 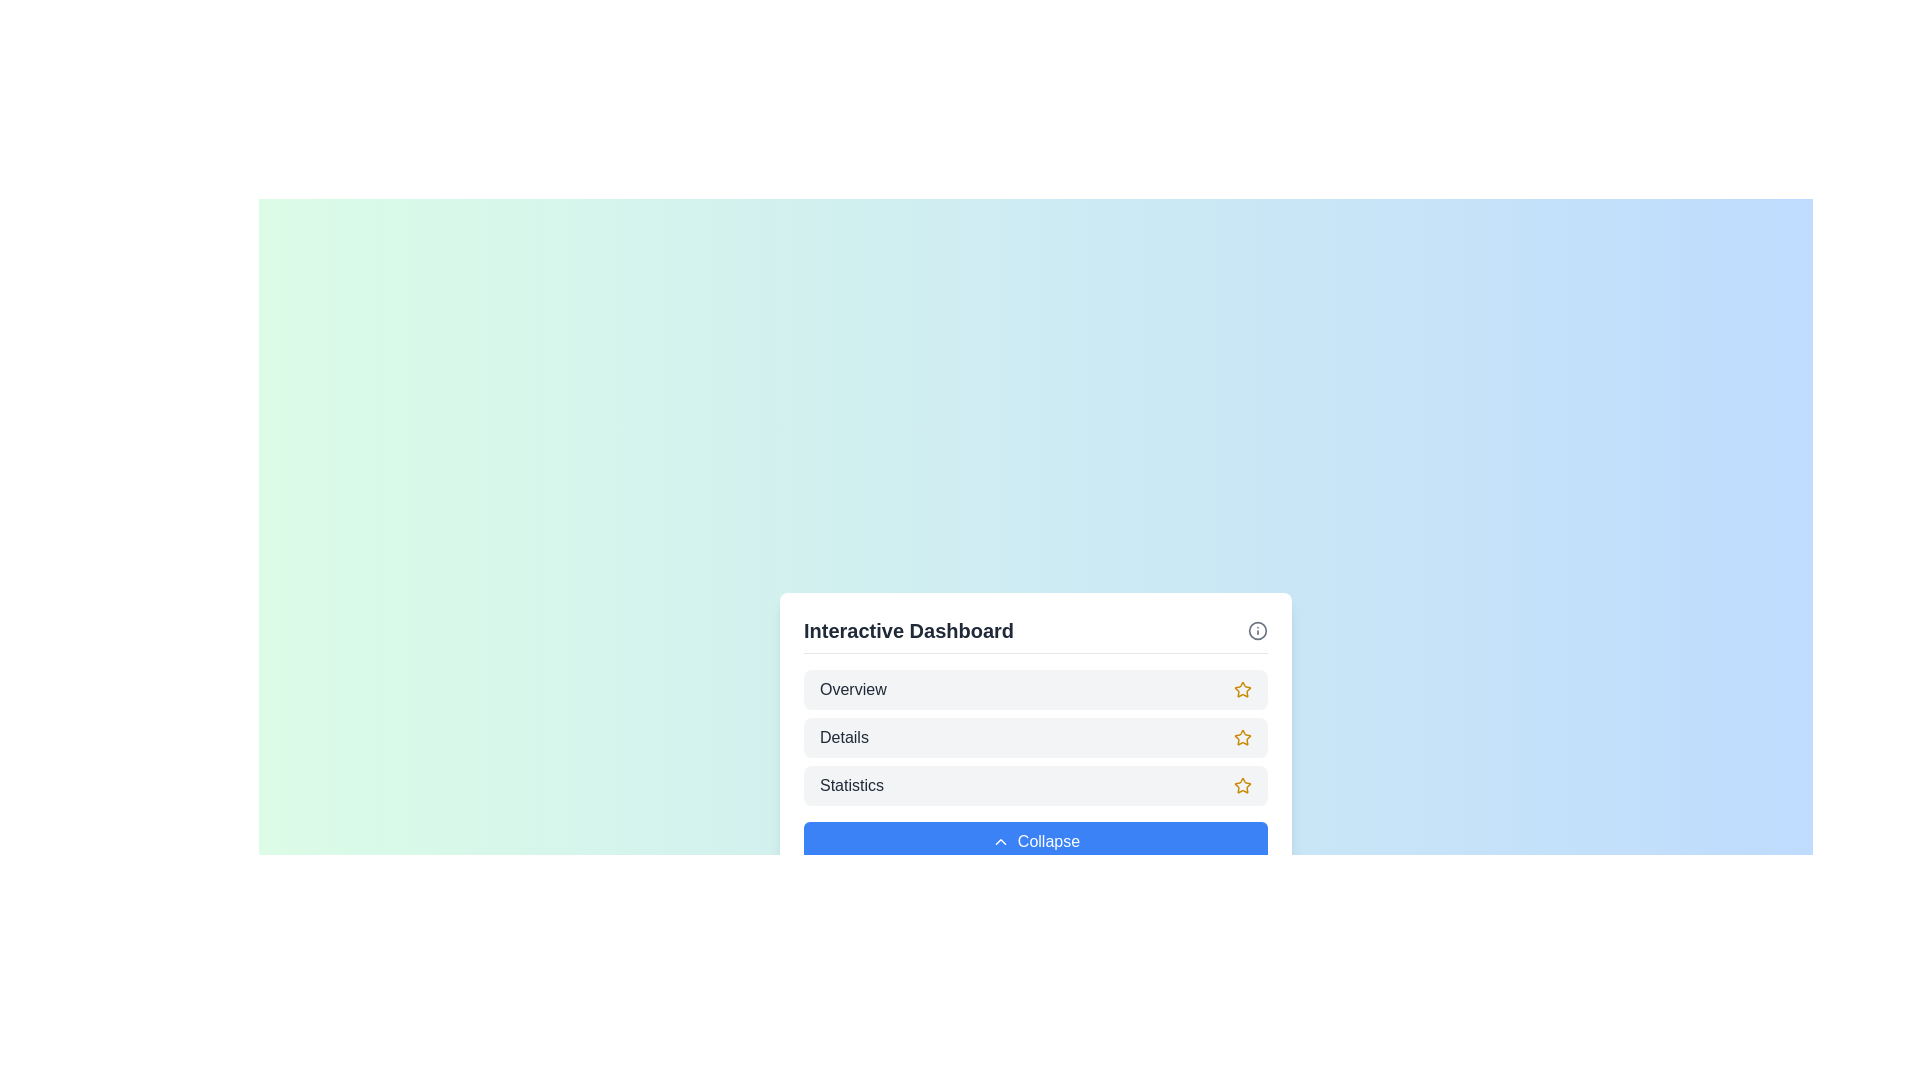 I want to click on the second button in the vertically stacked group of three buttons within the 'Interactive Dashboard' panel, so click(x=1036, y=737).